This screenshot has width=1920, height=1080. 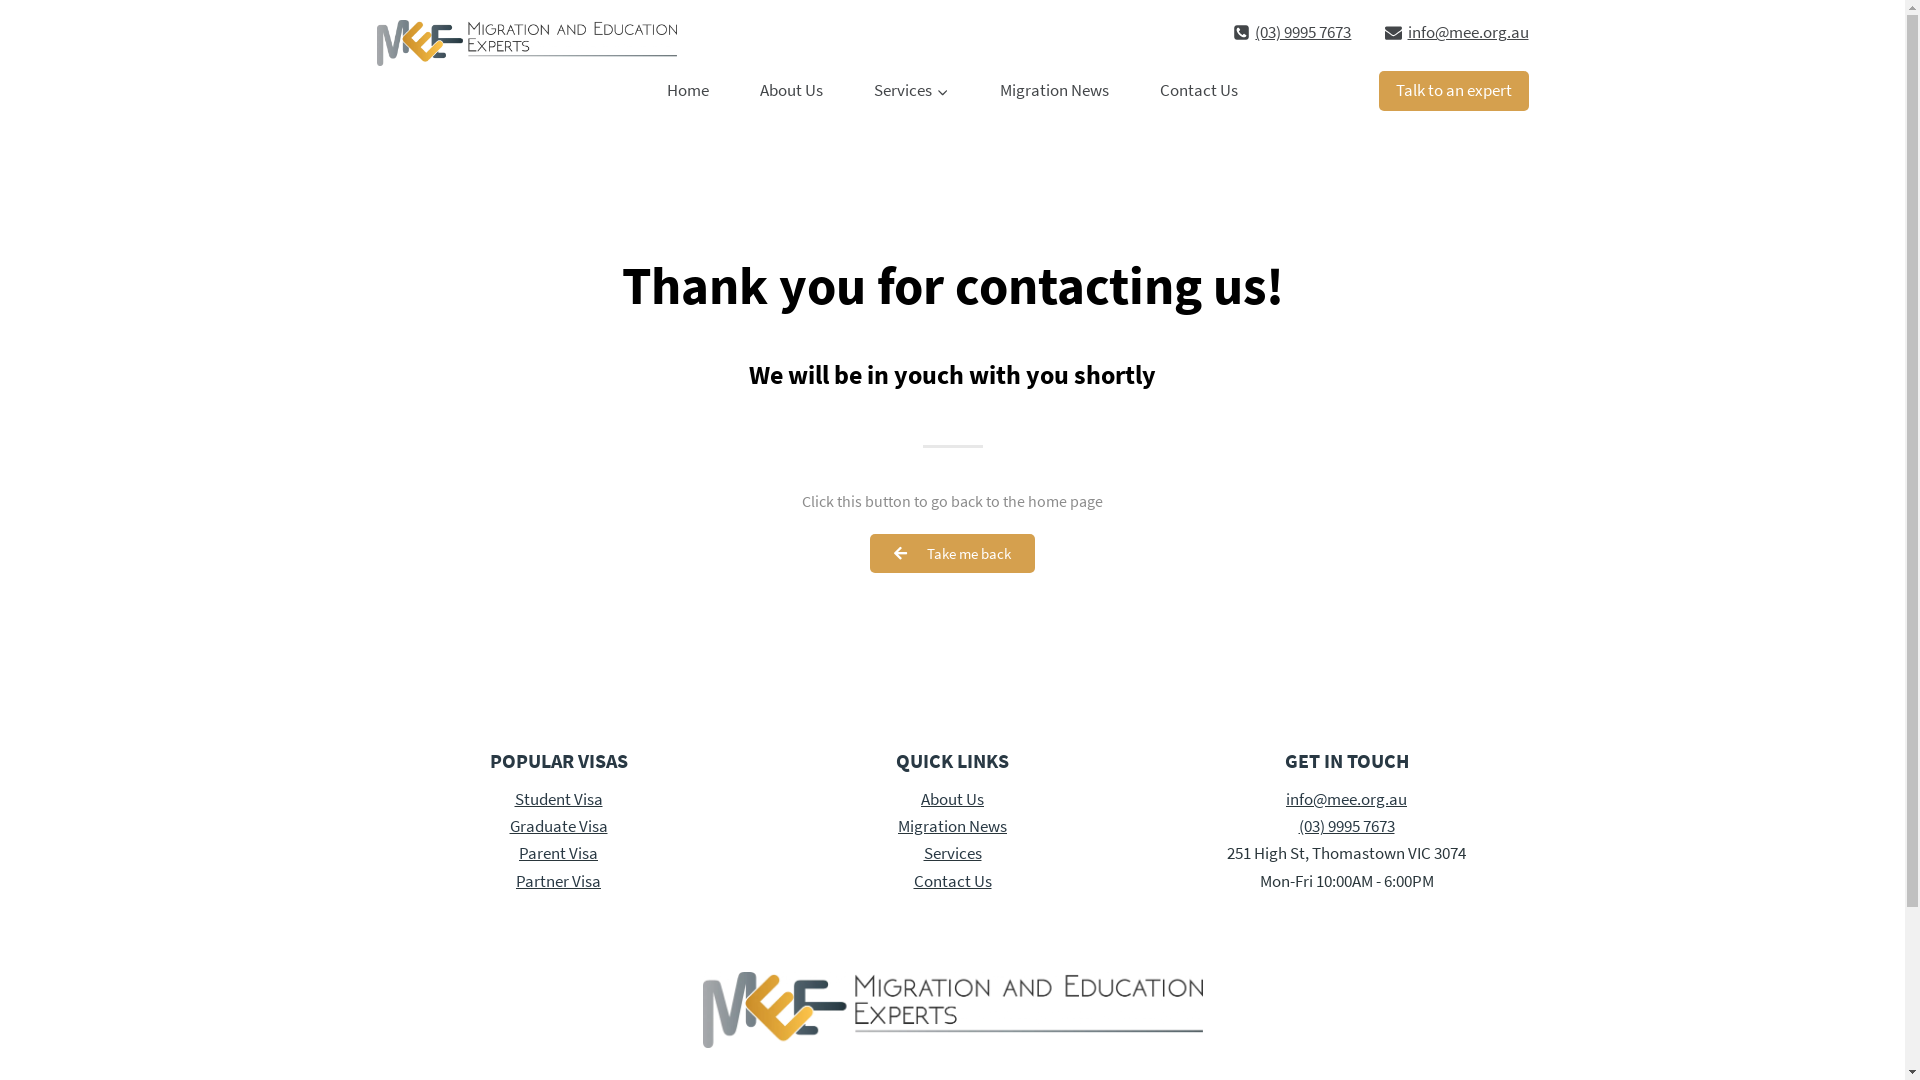 I want to click on 'About Us', so click(x=951, y=797).